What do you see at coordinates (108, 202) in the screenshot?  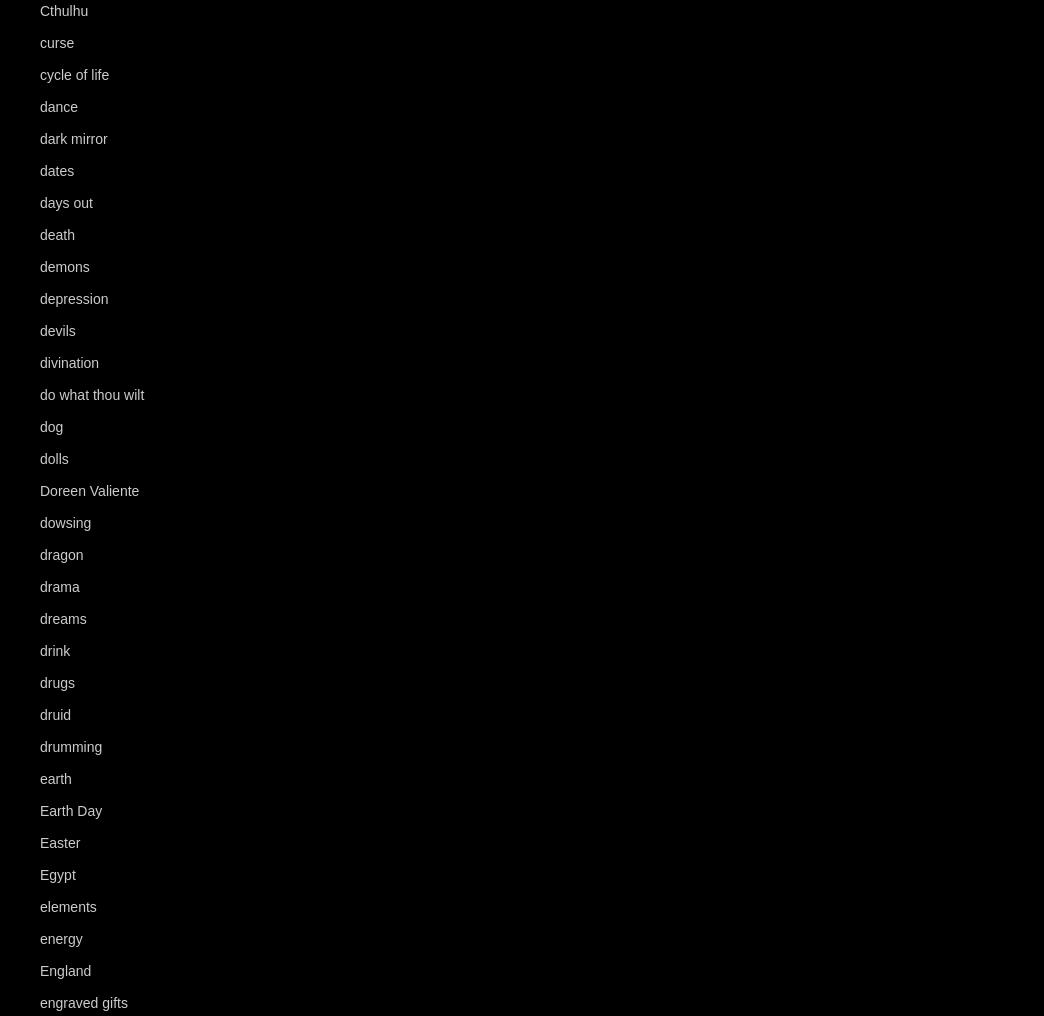 I see `'(56)'` at bounding box center [108, 202].